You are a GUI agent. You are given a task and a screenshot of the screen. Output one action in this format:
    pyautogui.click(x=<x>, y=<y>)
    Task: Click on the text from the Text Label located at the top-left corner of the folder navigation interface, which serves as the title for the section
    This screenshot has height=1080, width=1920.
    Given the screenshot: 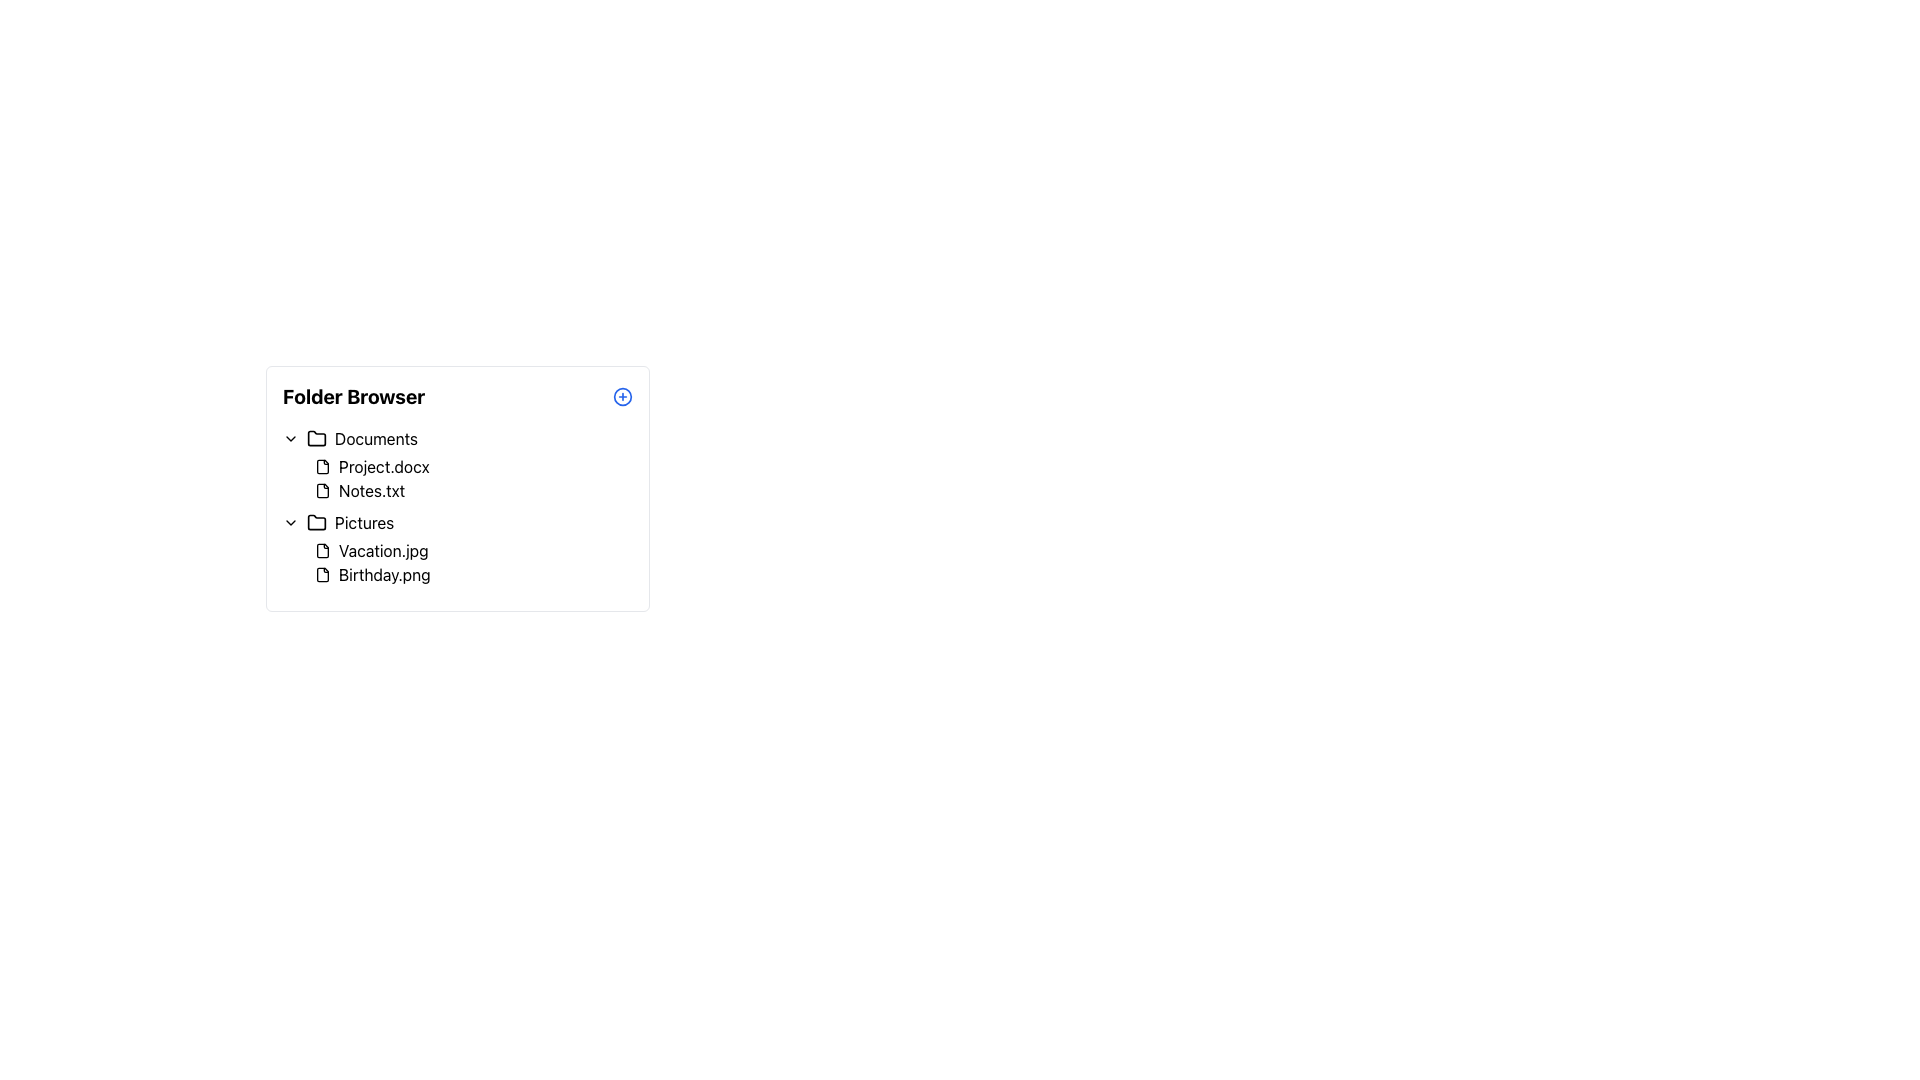 What is the action you would take?
    pyautogui.click(x=354, y=397)
    